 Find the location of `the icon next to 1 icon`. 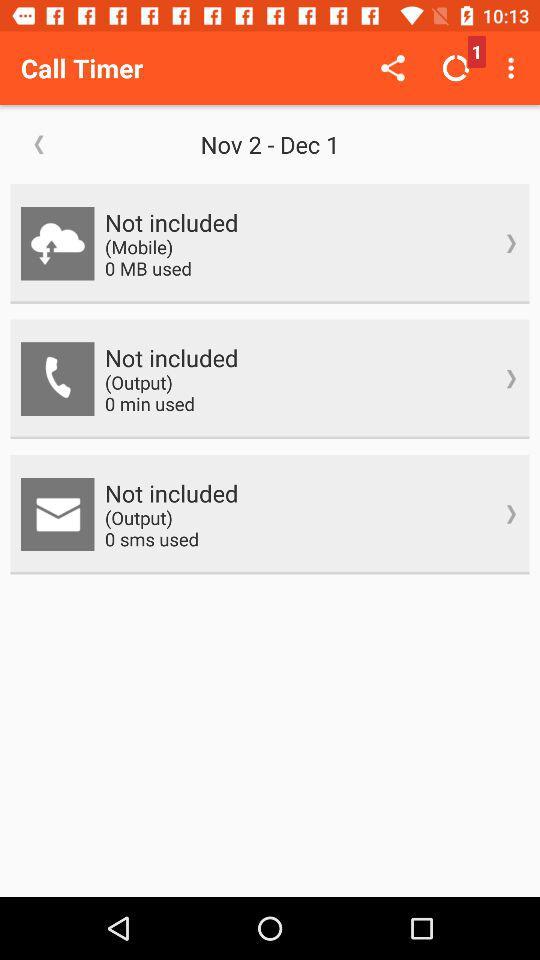

the icon next to 1 icon is located at coordinates (513, 68).